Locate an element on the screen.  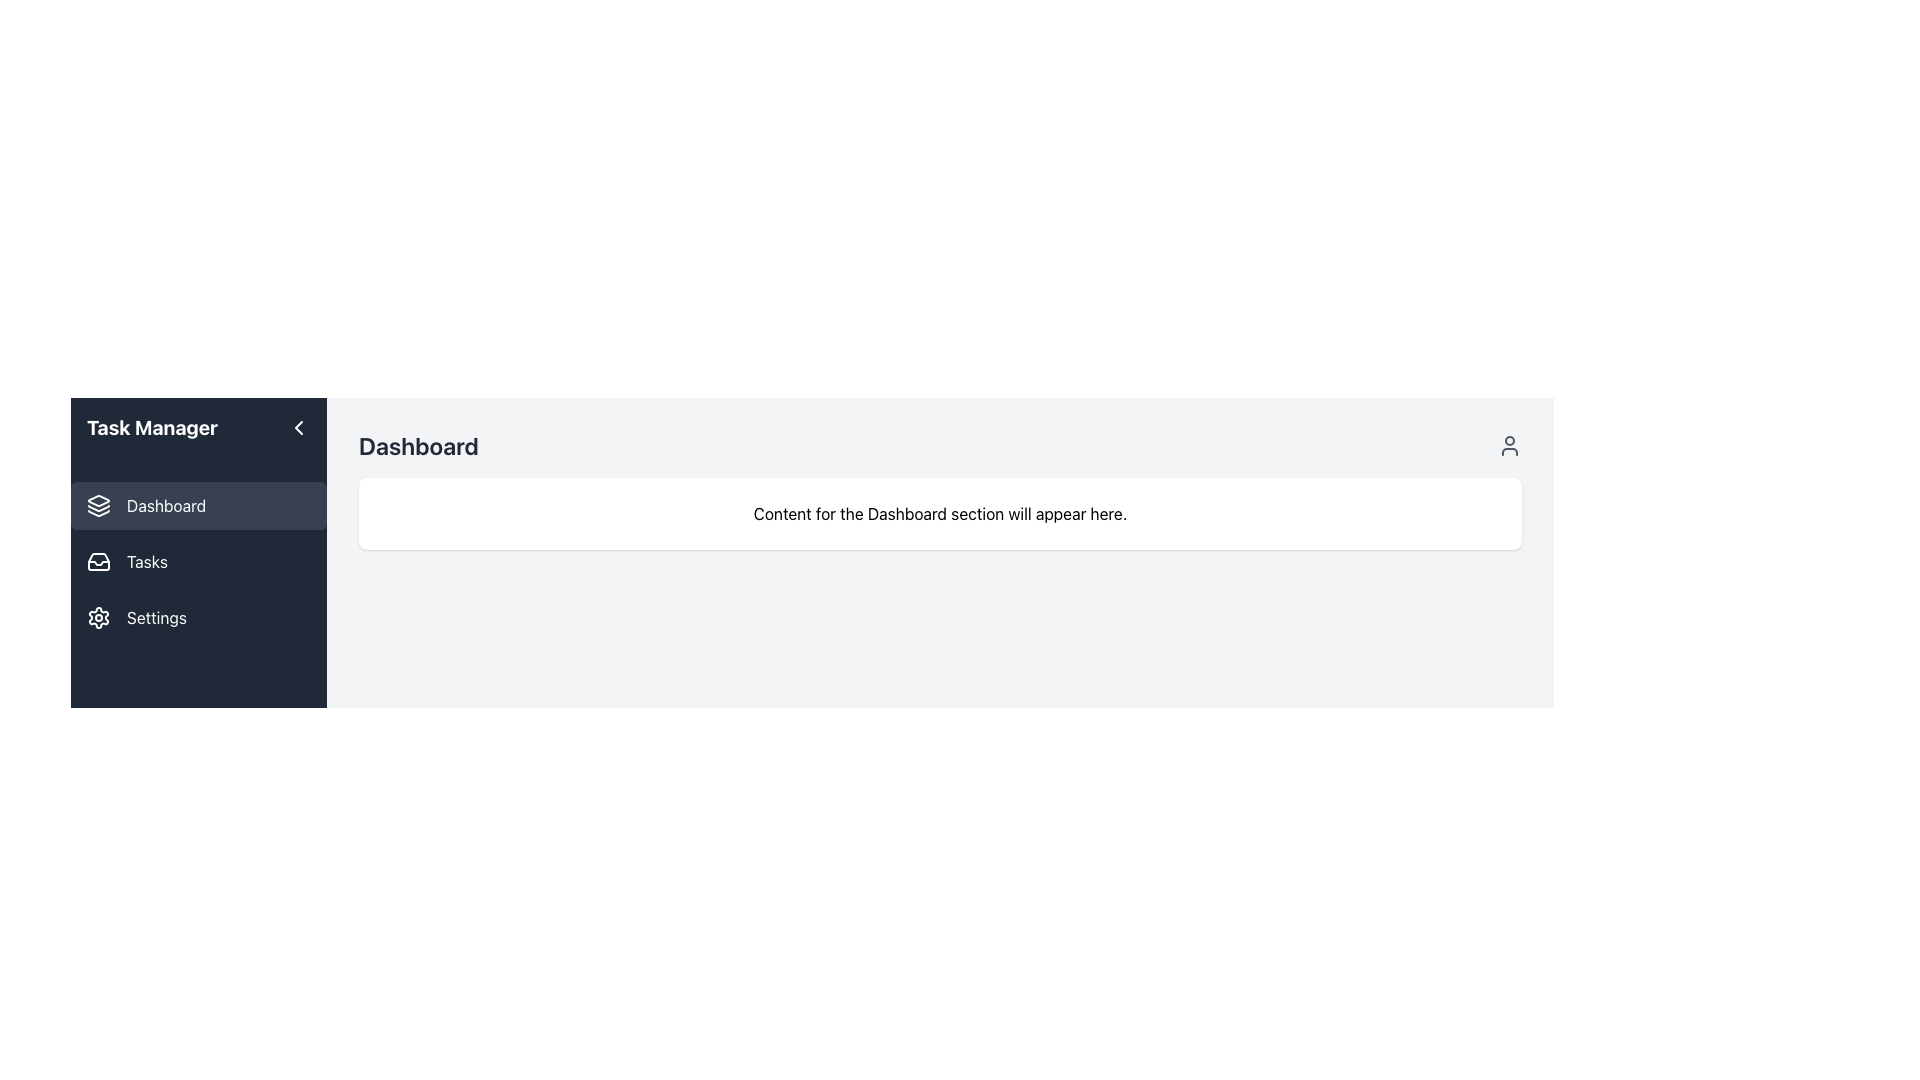
the user settings icon located at the far right of the header next to the 'Dashboard' text is located at coordinates (1510, 445).